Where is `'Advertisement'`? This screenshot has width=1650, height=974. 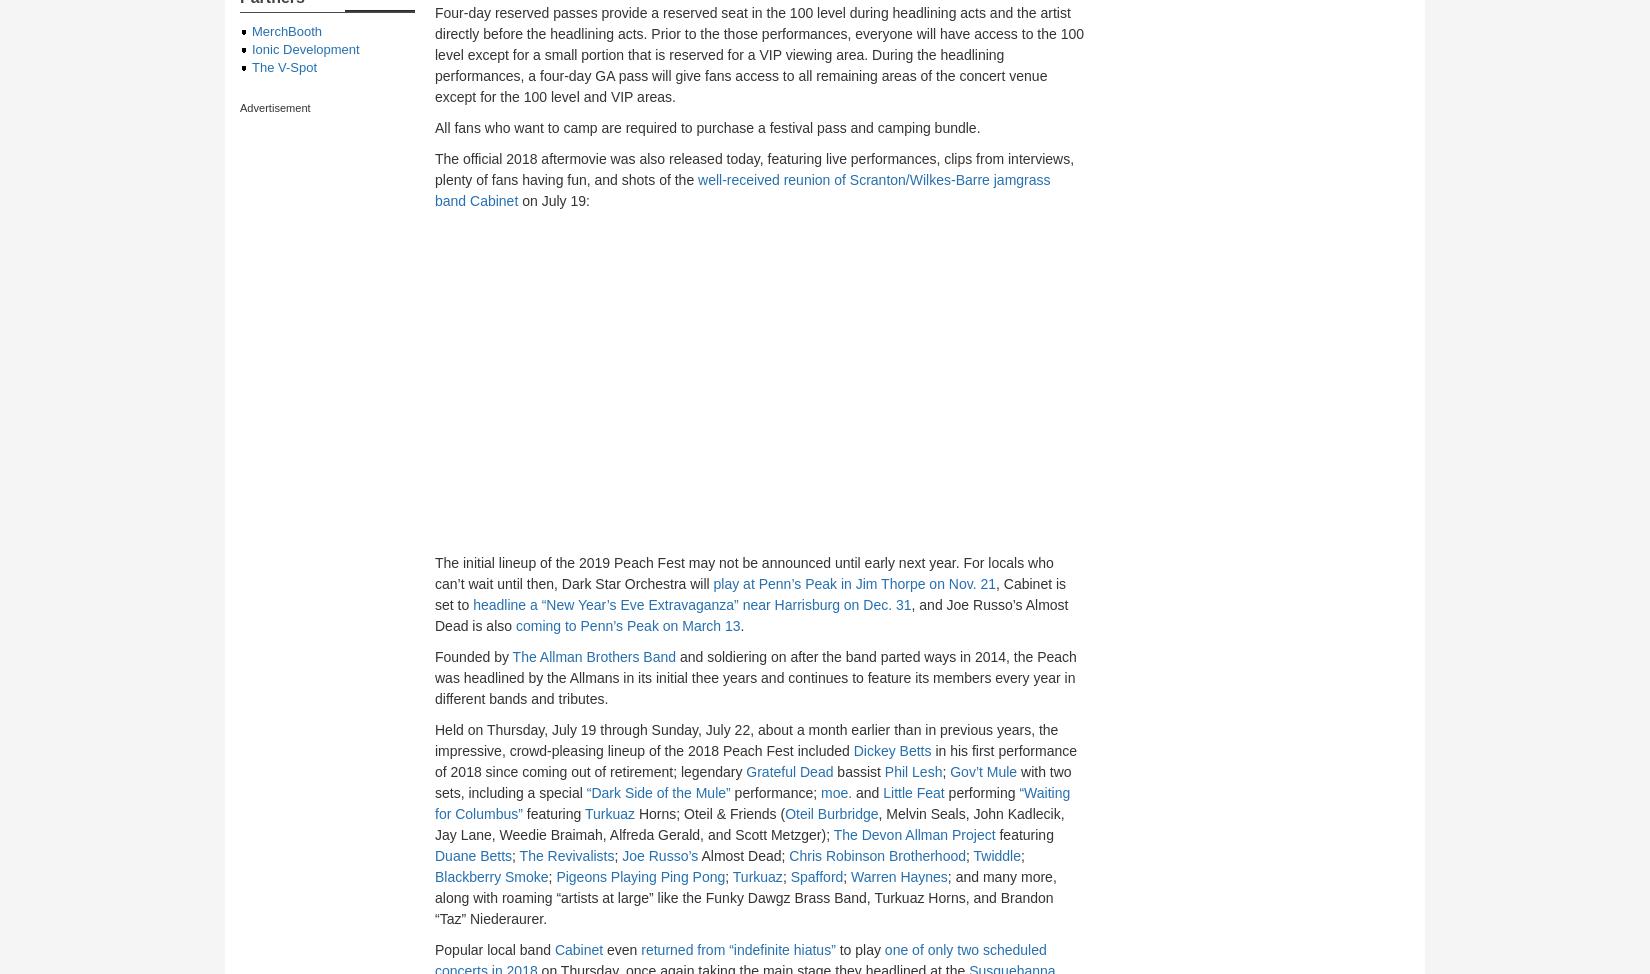
'Advertisement' is located at coordinates (275, 107).